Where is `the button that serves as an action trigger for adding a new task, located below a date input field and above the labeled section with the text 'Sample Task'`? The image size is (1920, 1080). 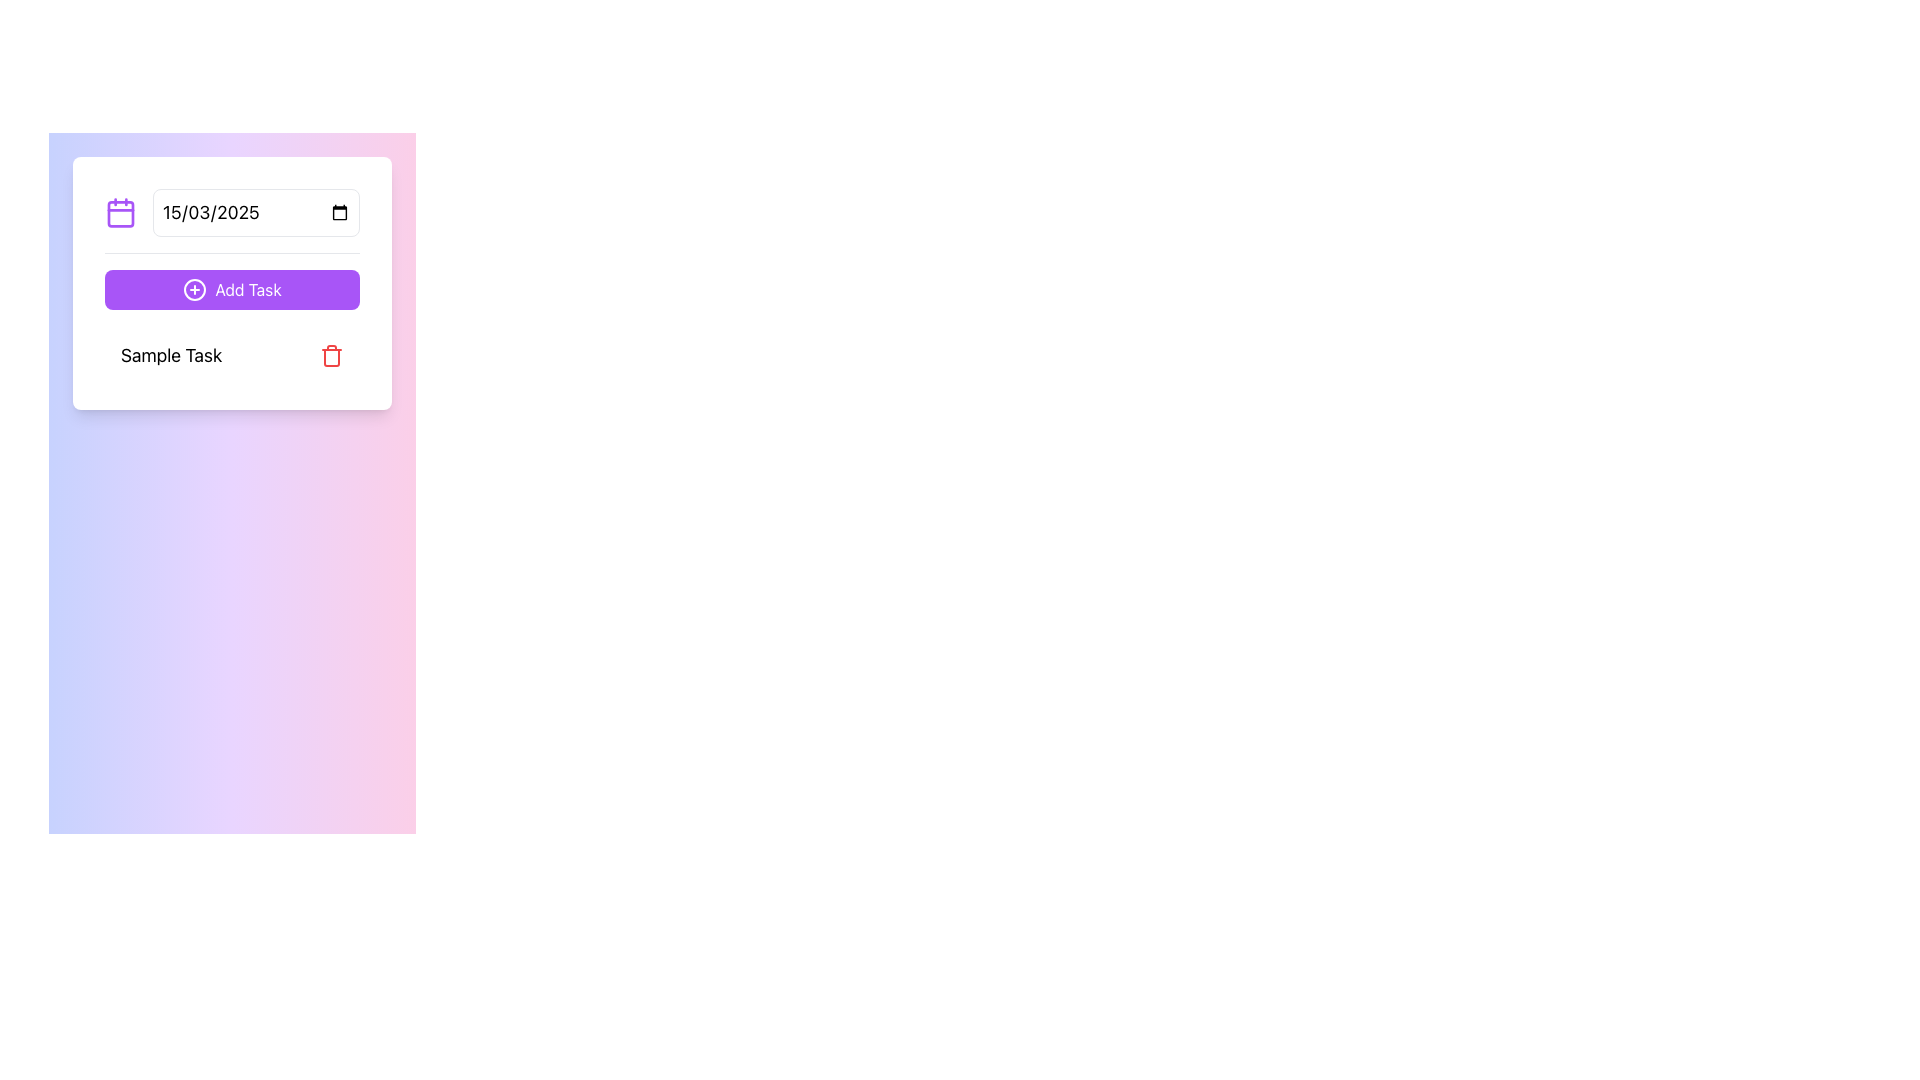 the button that serves as an action trigger for adding a new task, located below a date input field and above the labeled section with the text 'Sample Task' is located at coordinates (232, 289).